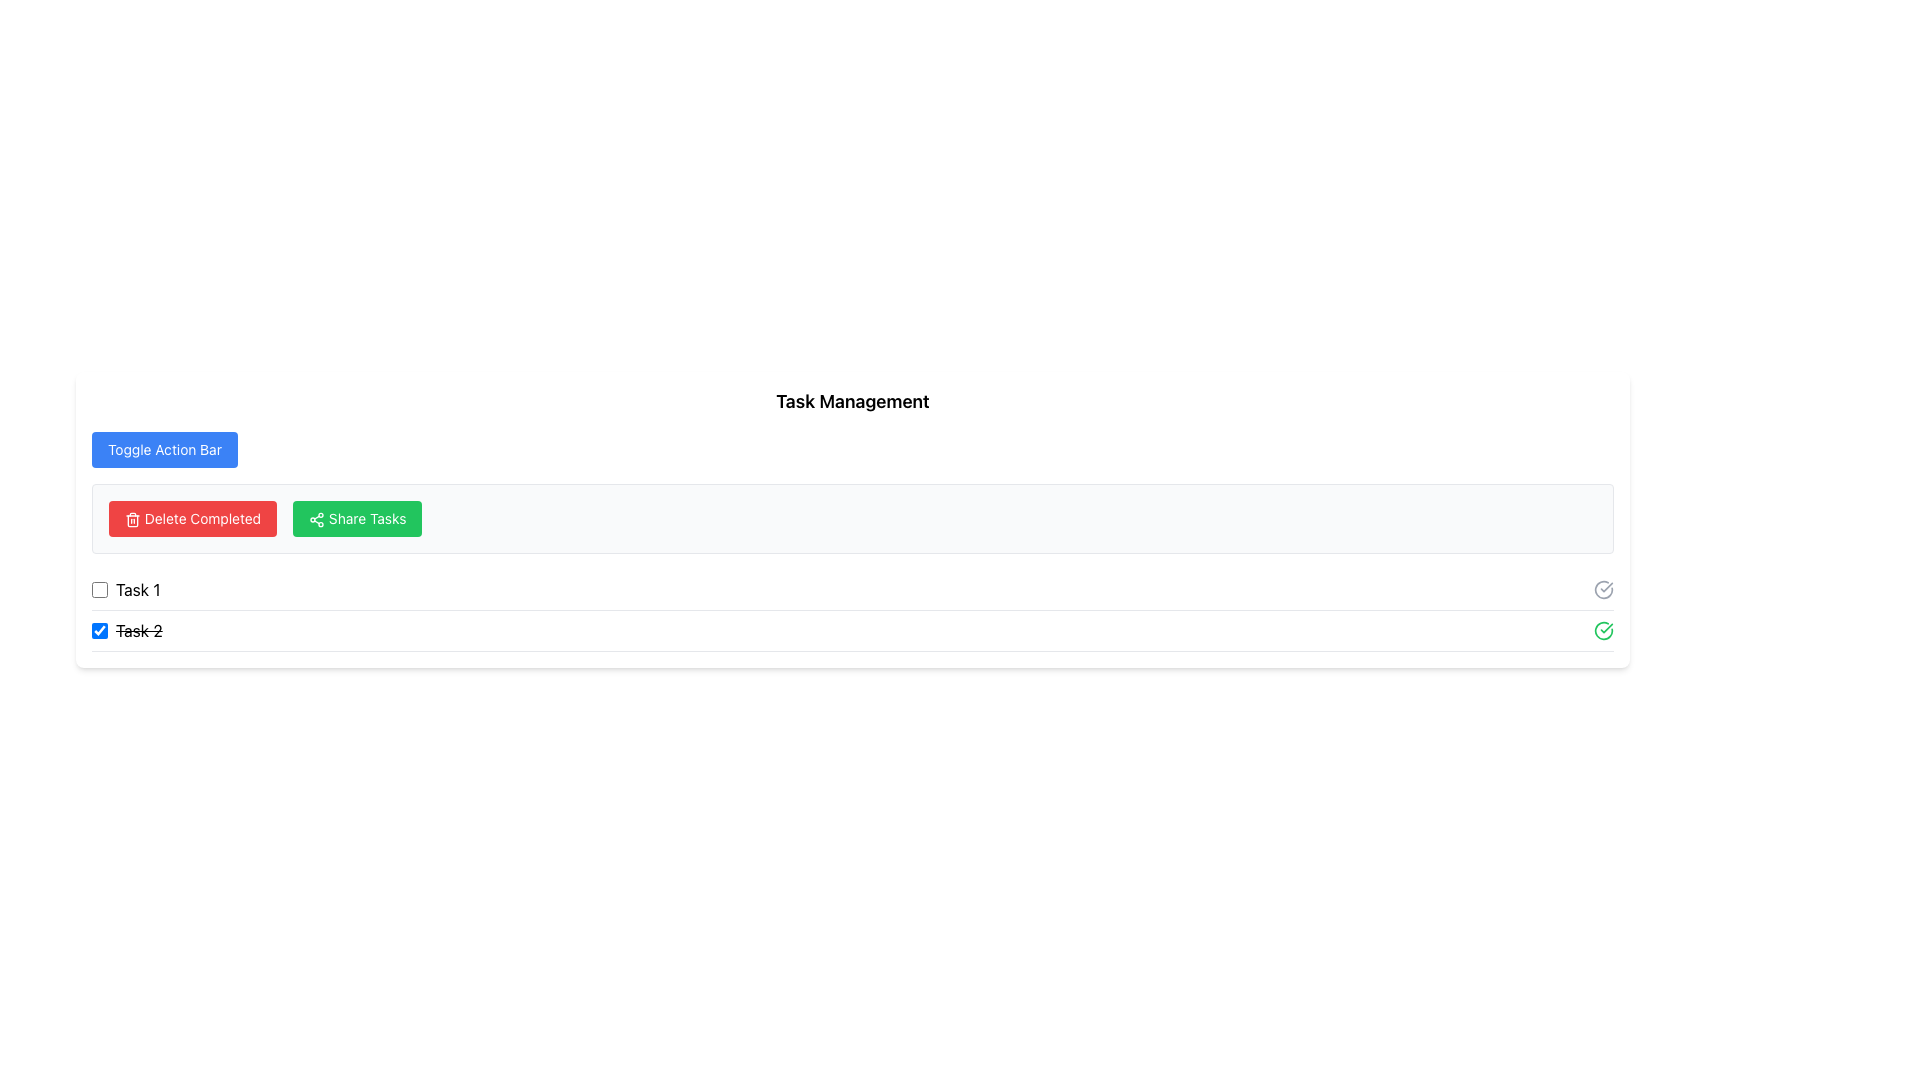 The width and height of the screenshot is (1920, 1080). Describe the element at coordinates (316, 519) in the screenshot. I see `the 'Share' SVG icon located on the left side of the 'Share Tasks' button, which is green and positioned at the top-right of the interface` at that location.